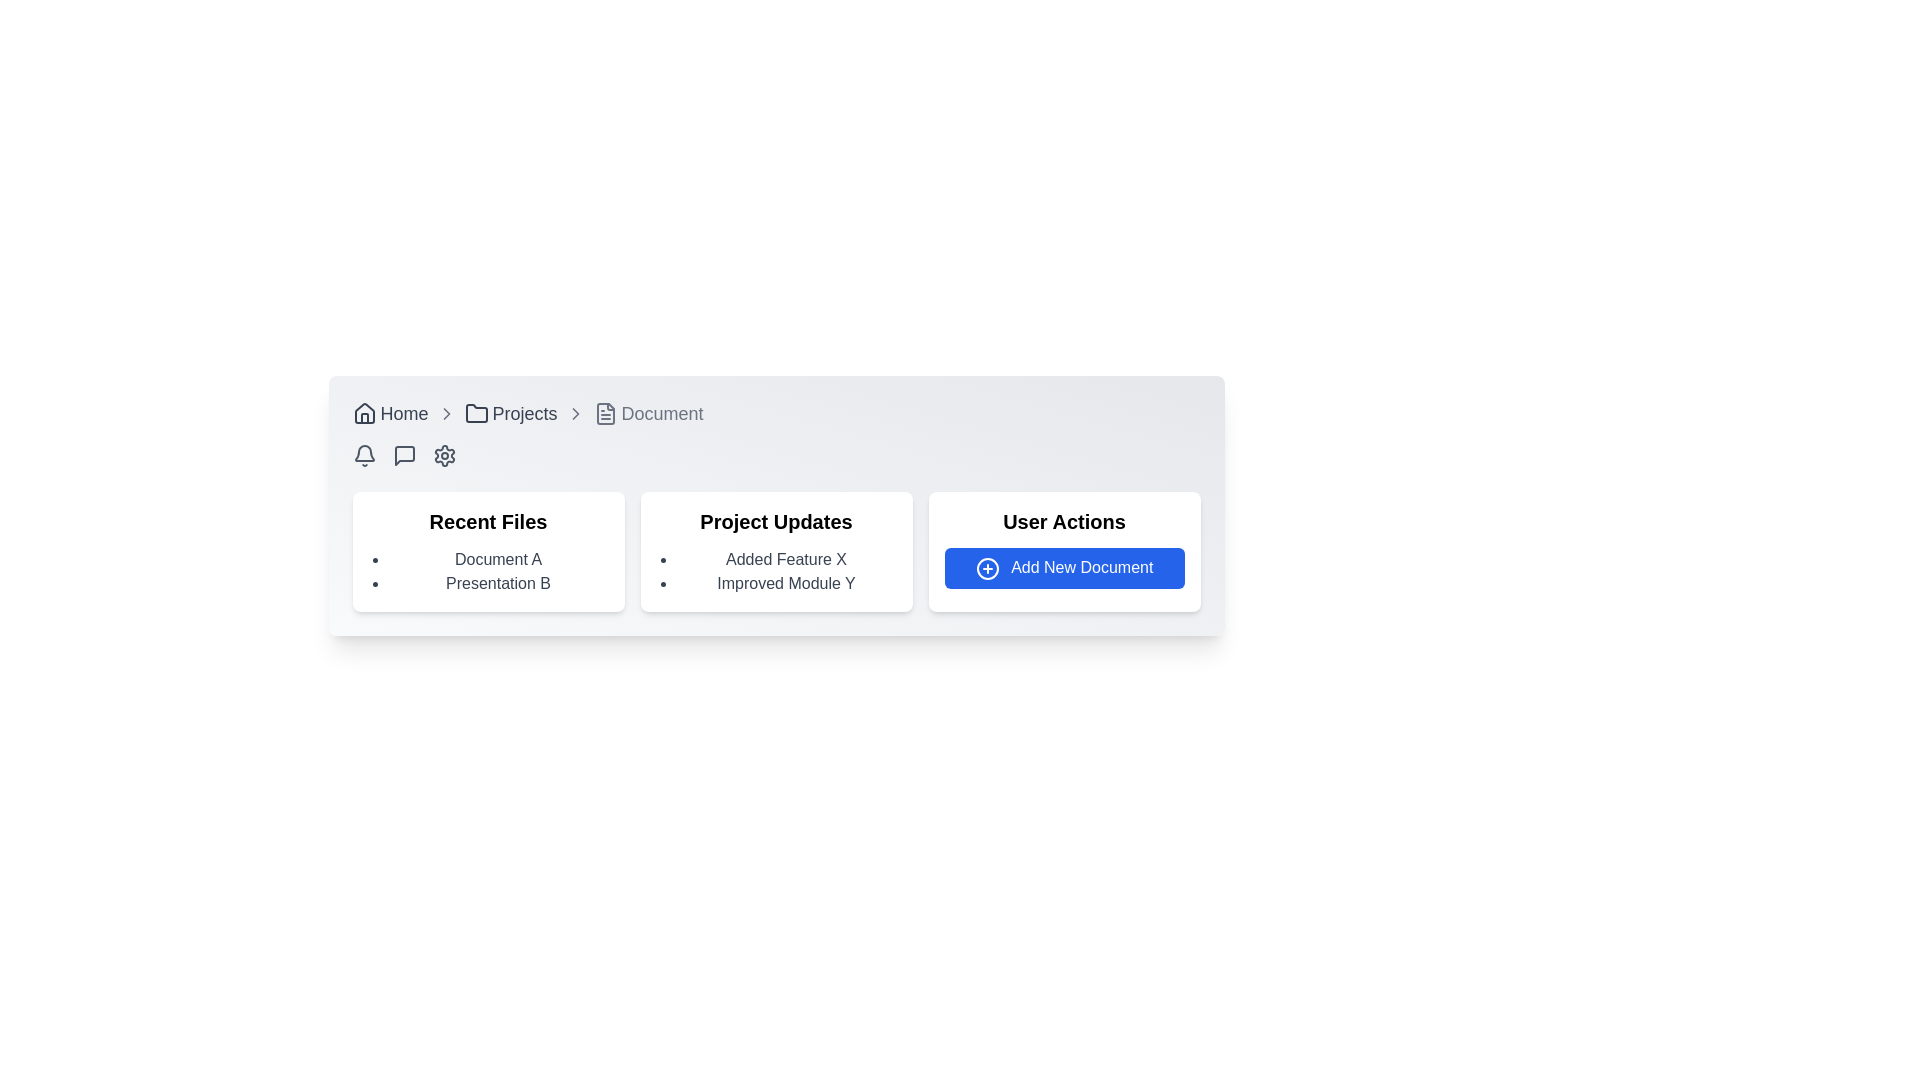 The height and width of the screenshot is (1080, 1920). Describe the element at coordinates (574, 412) in the screenshot. I see `the right-pointing arrow icon located in the breadcrumb navigation bar between the 'Projects' and 'Document' labels` at that location.